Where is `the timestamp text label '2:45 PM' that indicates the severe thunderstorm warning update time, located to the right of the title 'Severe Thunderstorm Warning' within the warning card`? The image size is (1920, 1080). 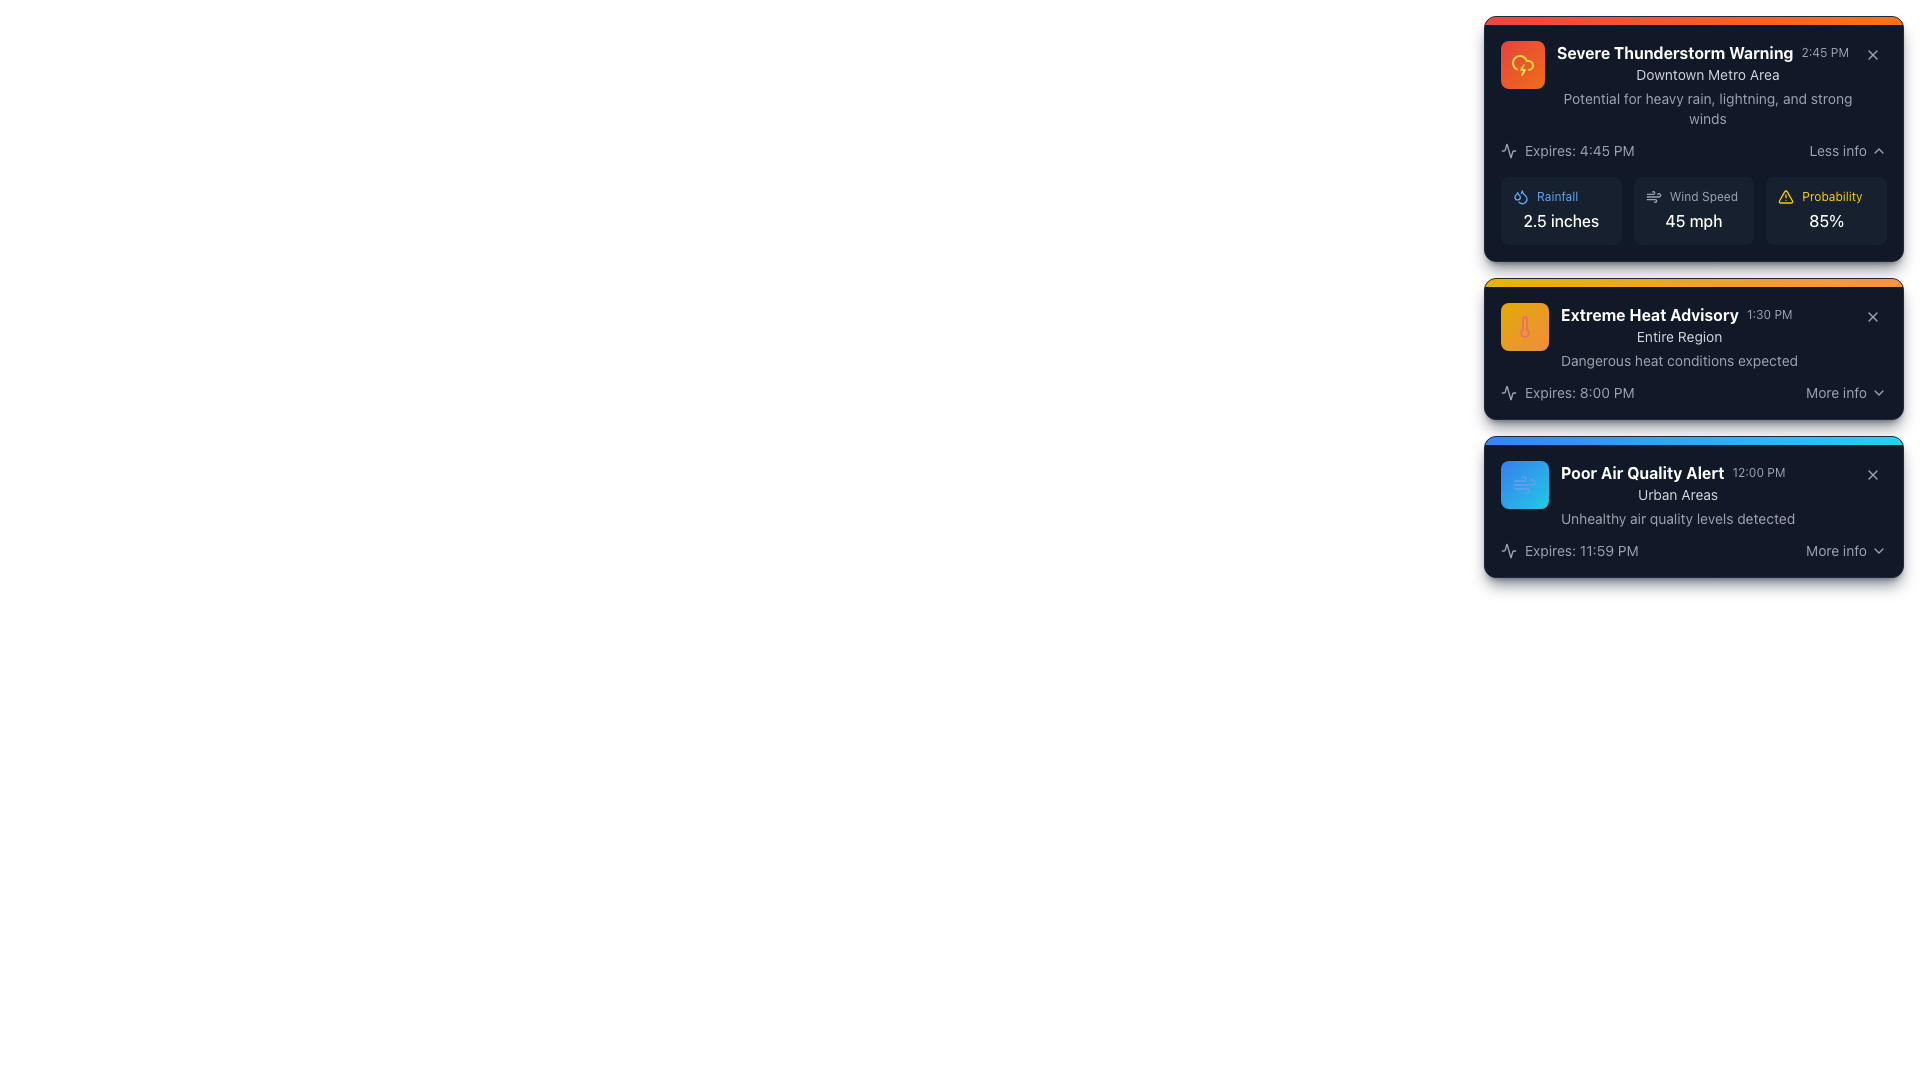 the timestamp text label '2:45 PM' that indicates the severe thunderstorm warning update time, located to the right of the title 'Severe Thunderstorm Warning' within the warning card is located at coordinates (1825, 52).